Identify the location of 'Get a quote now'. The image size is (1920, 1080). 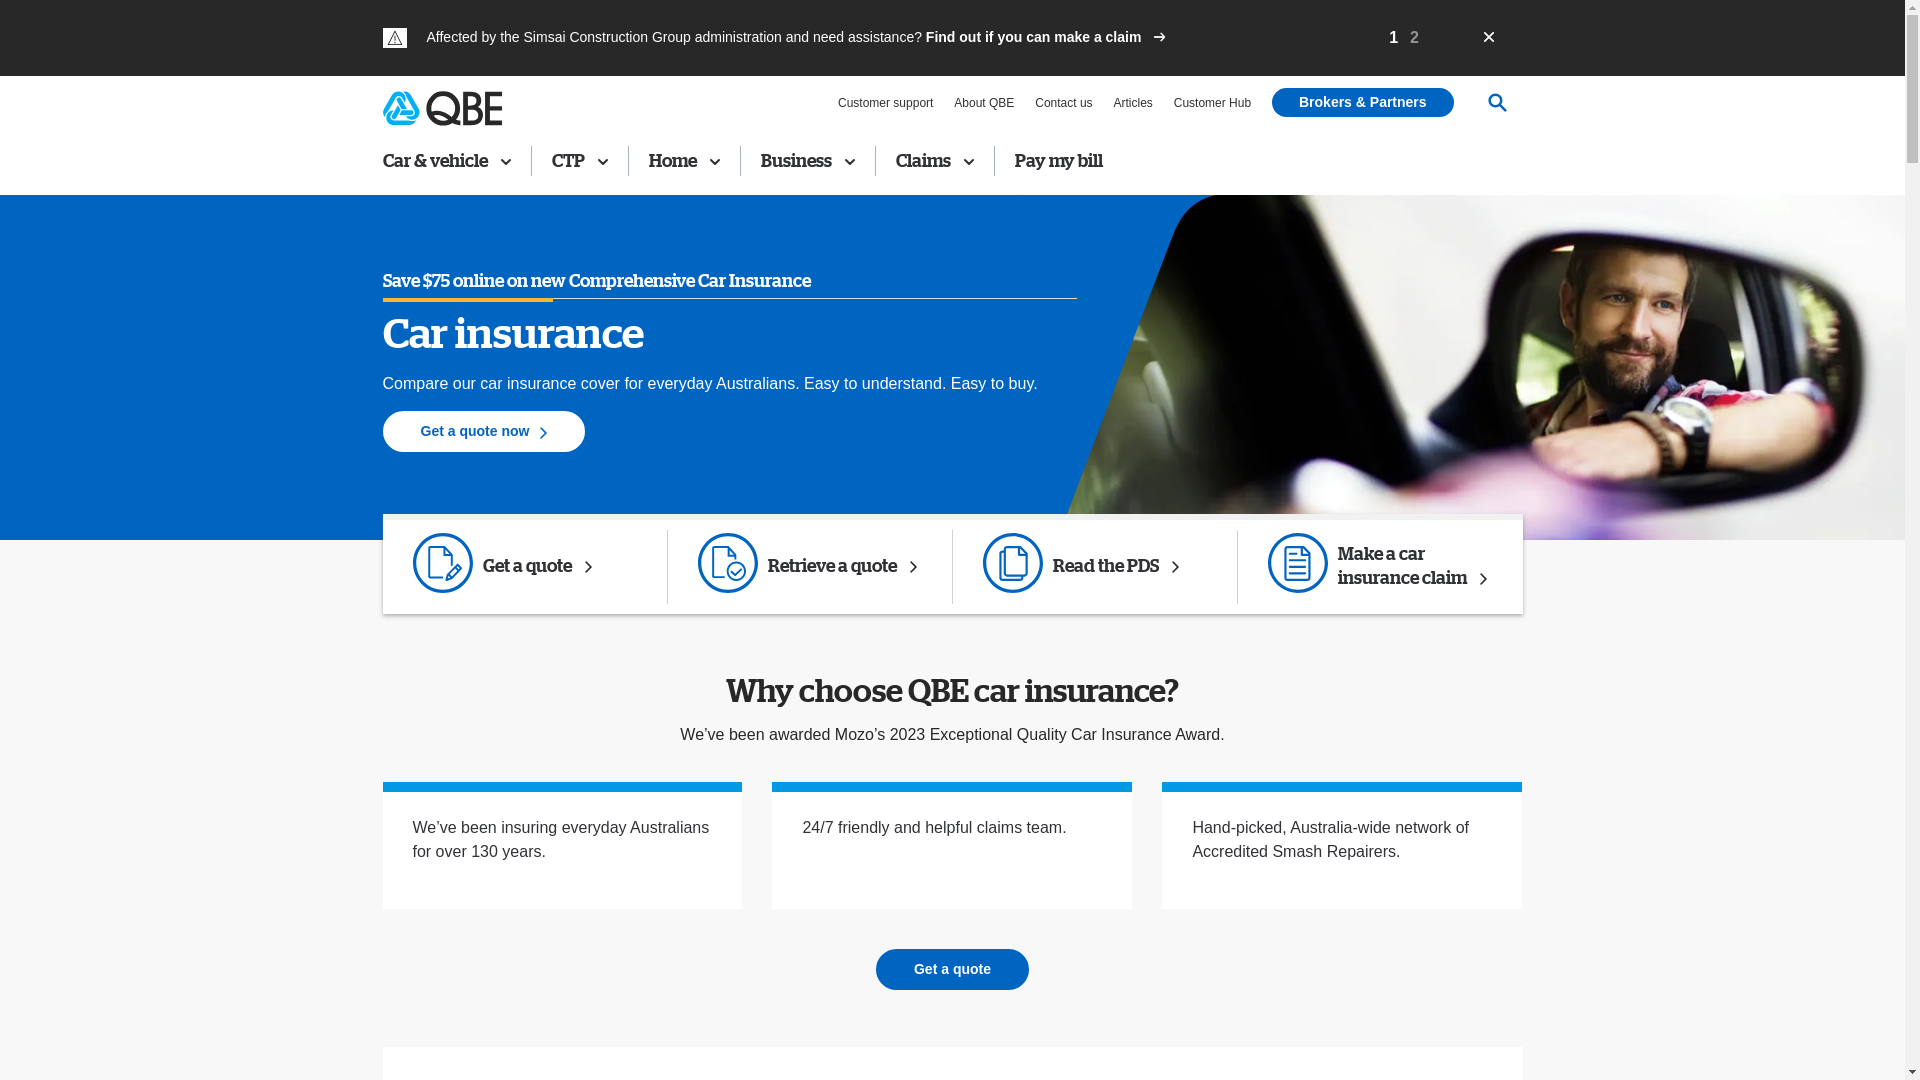
(483, 430).